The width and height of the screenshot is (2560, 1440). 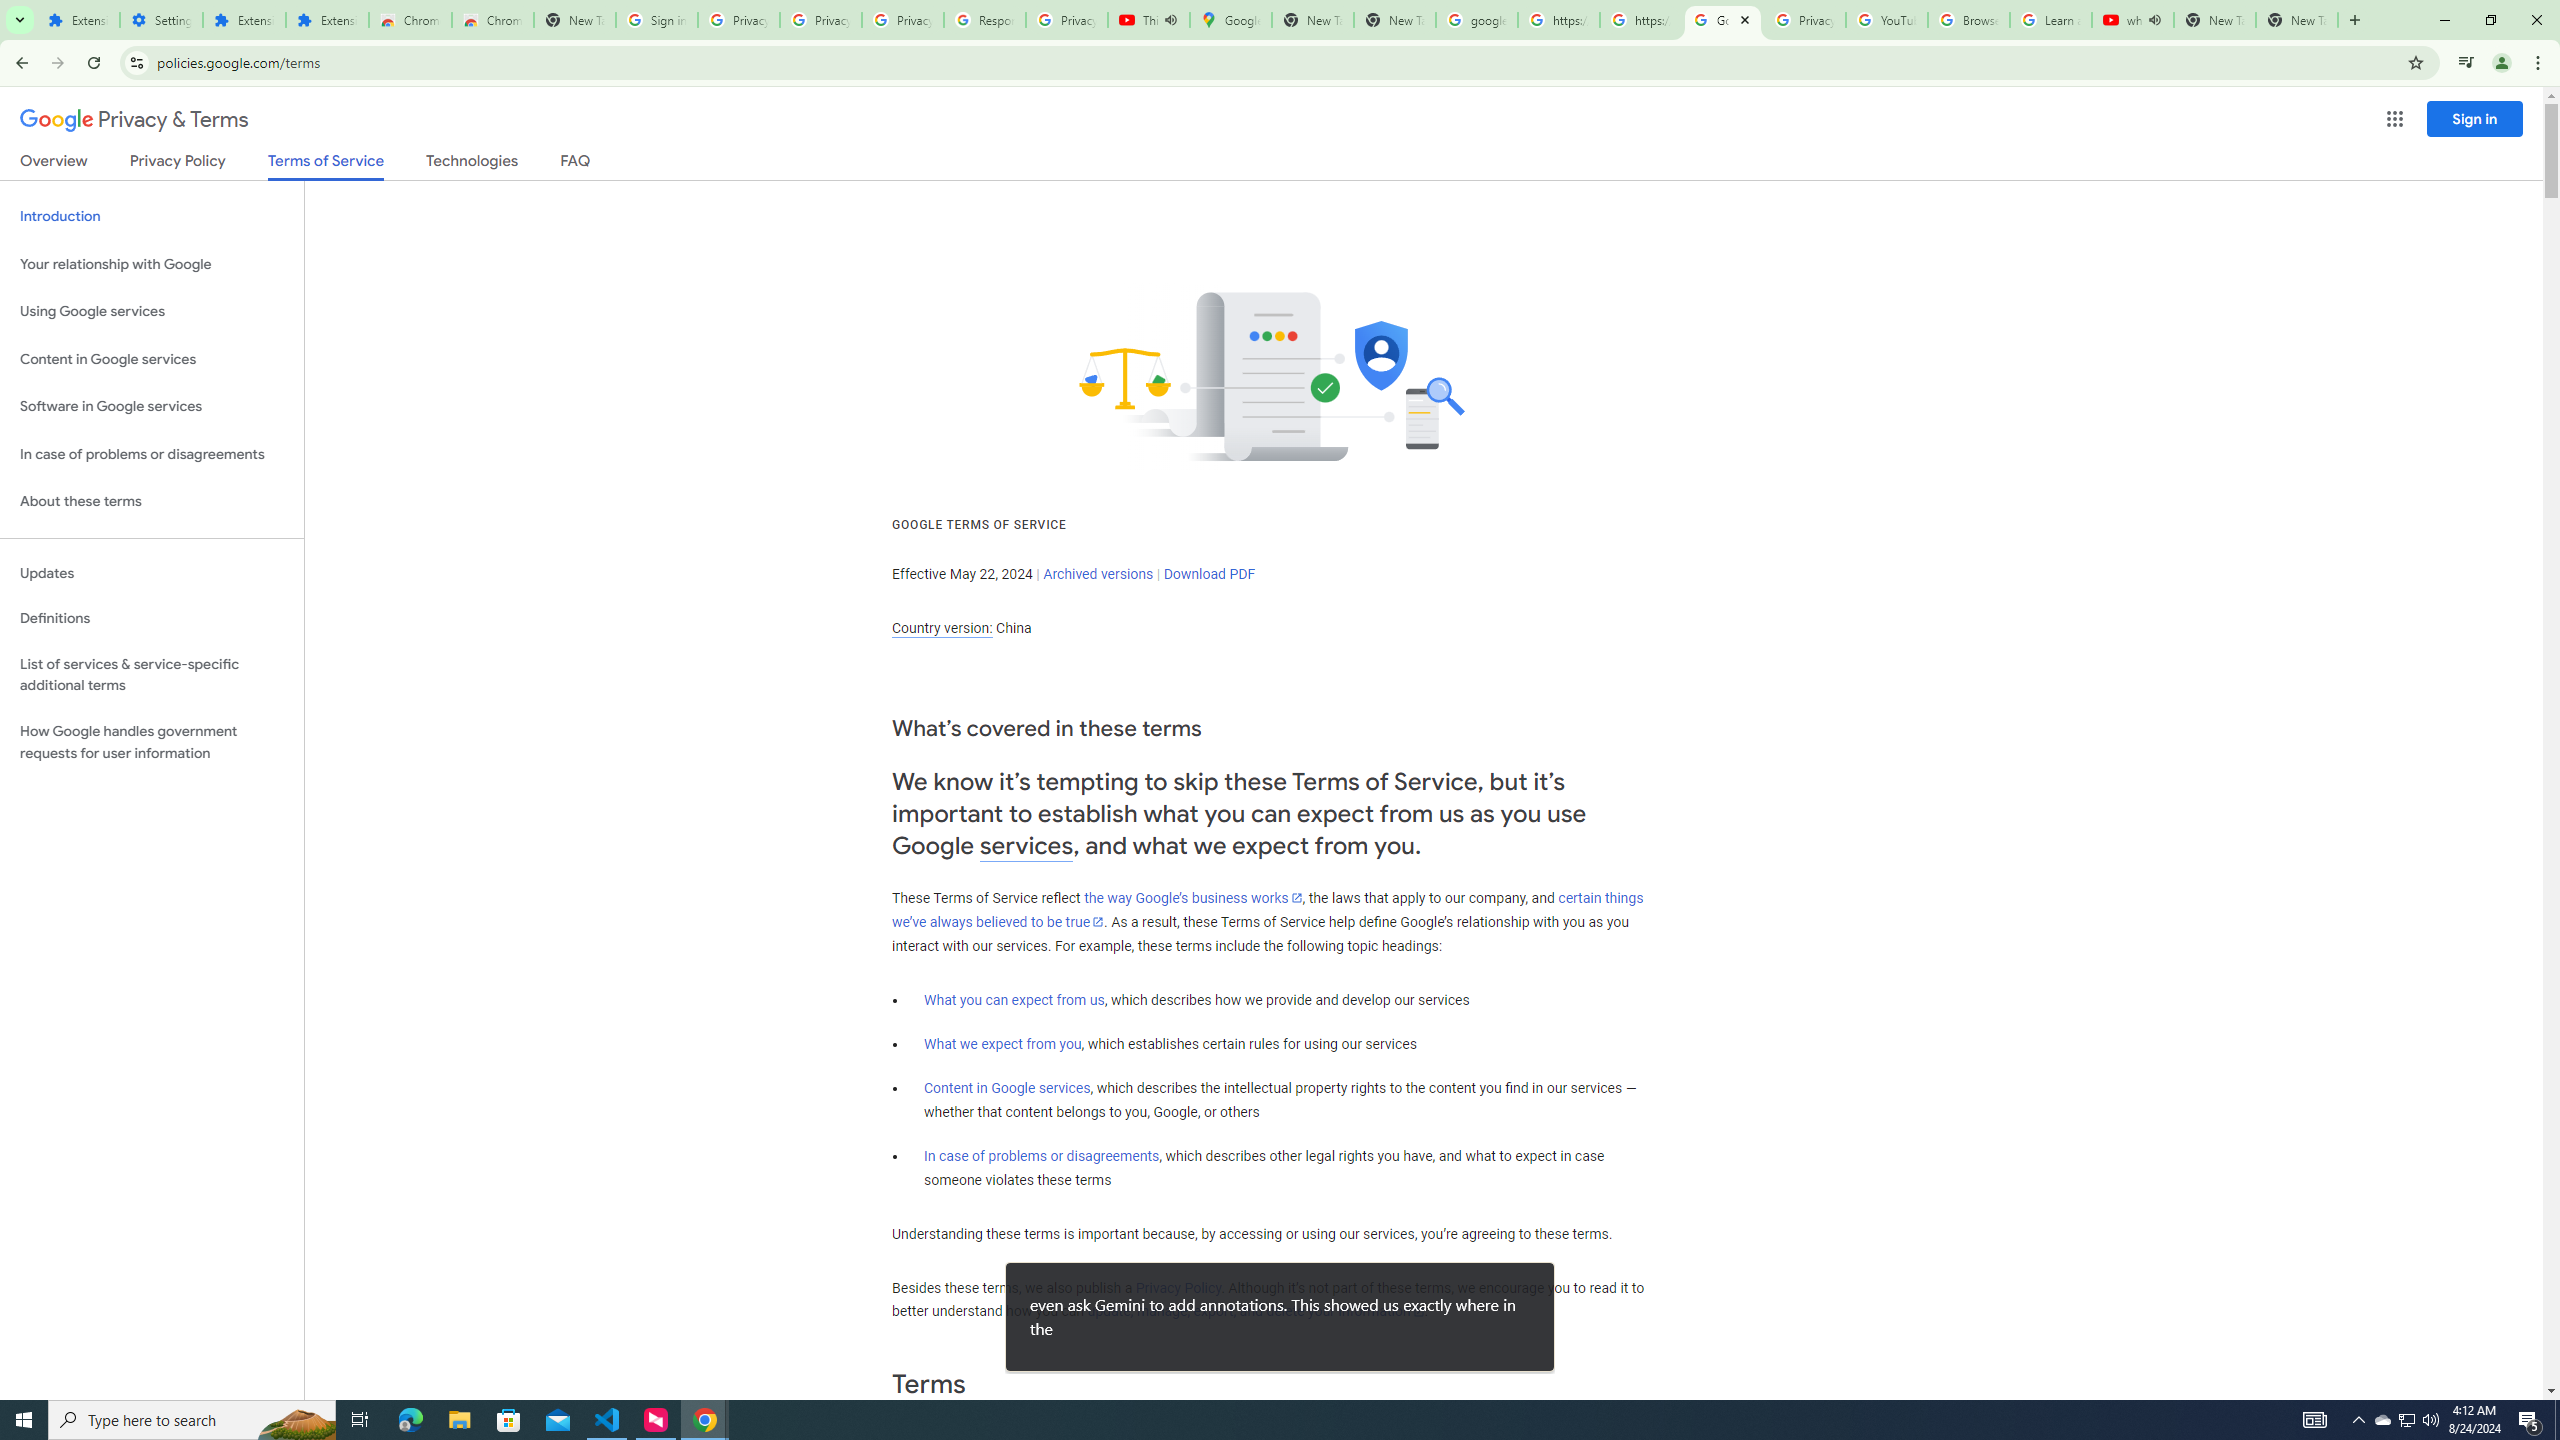 What do you see at coordinates (1040, 1156) in the screenshot?
I see `'In case of problems or disagreements'` at bounding box center [1040, 1156].